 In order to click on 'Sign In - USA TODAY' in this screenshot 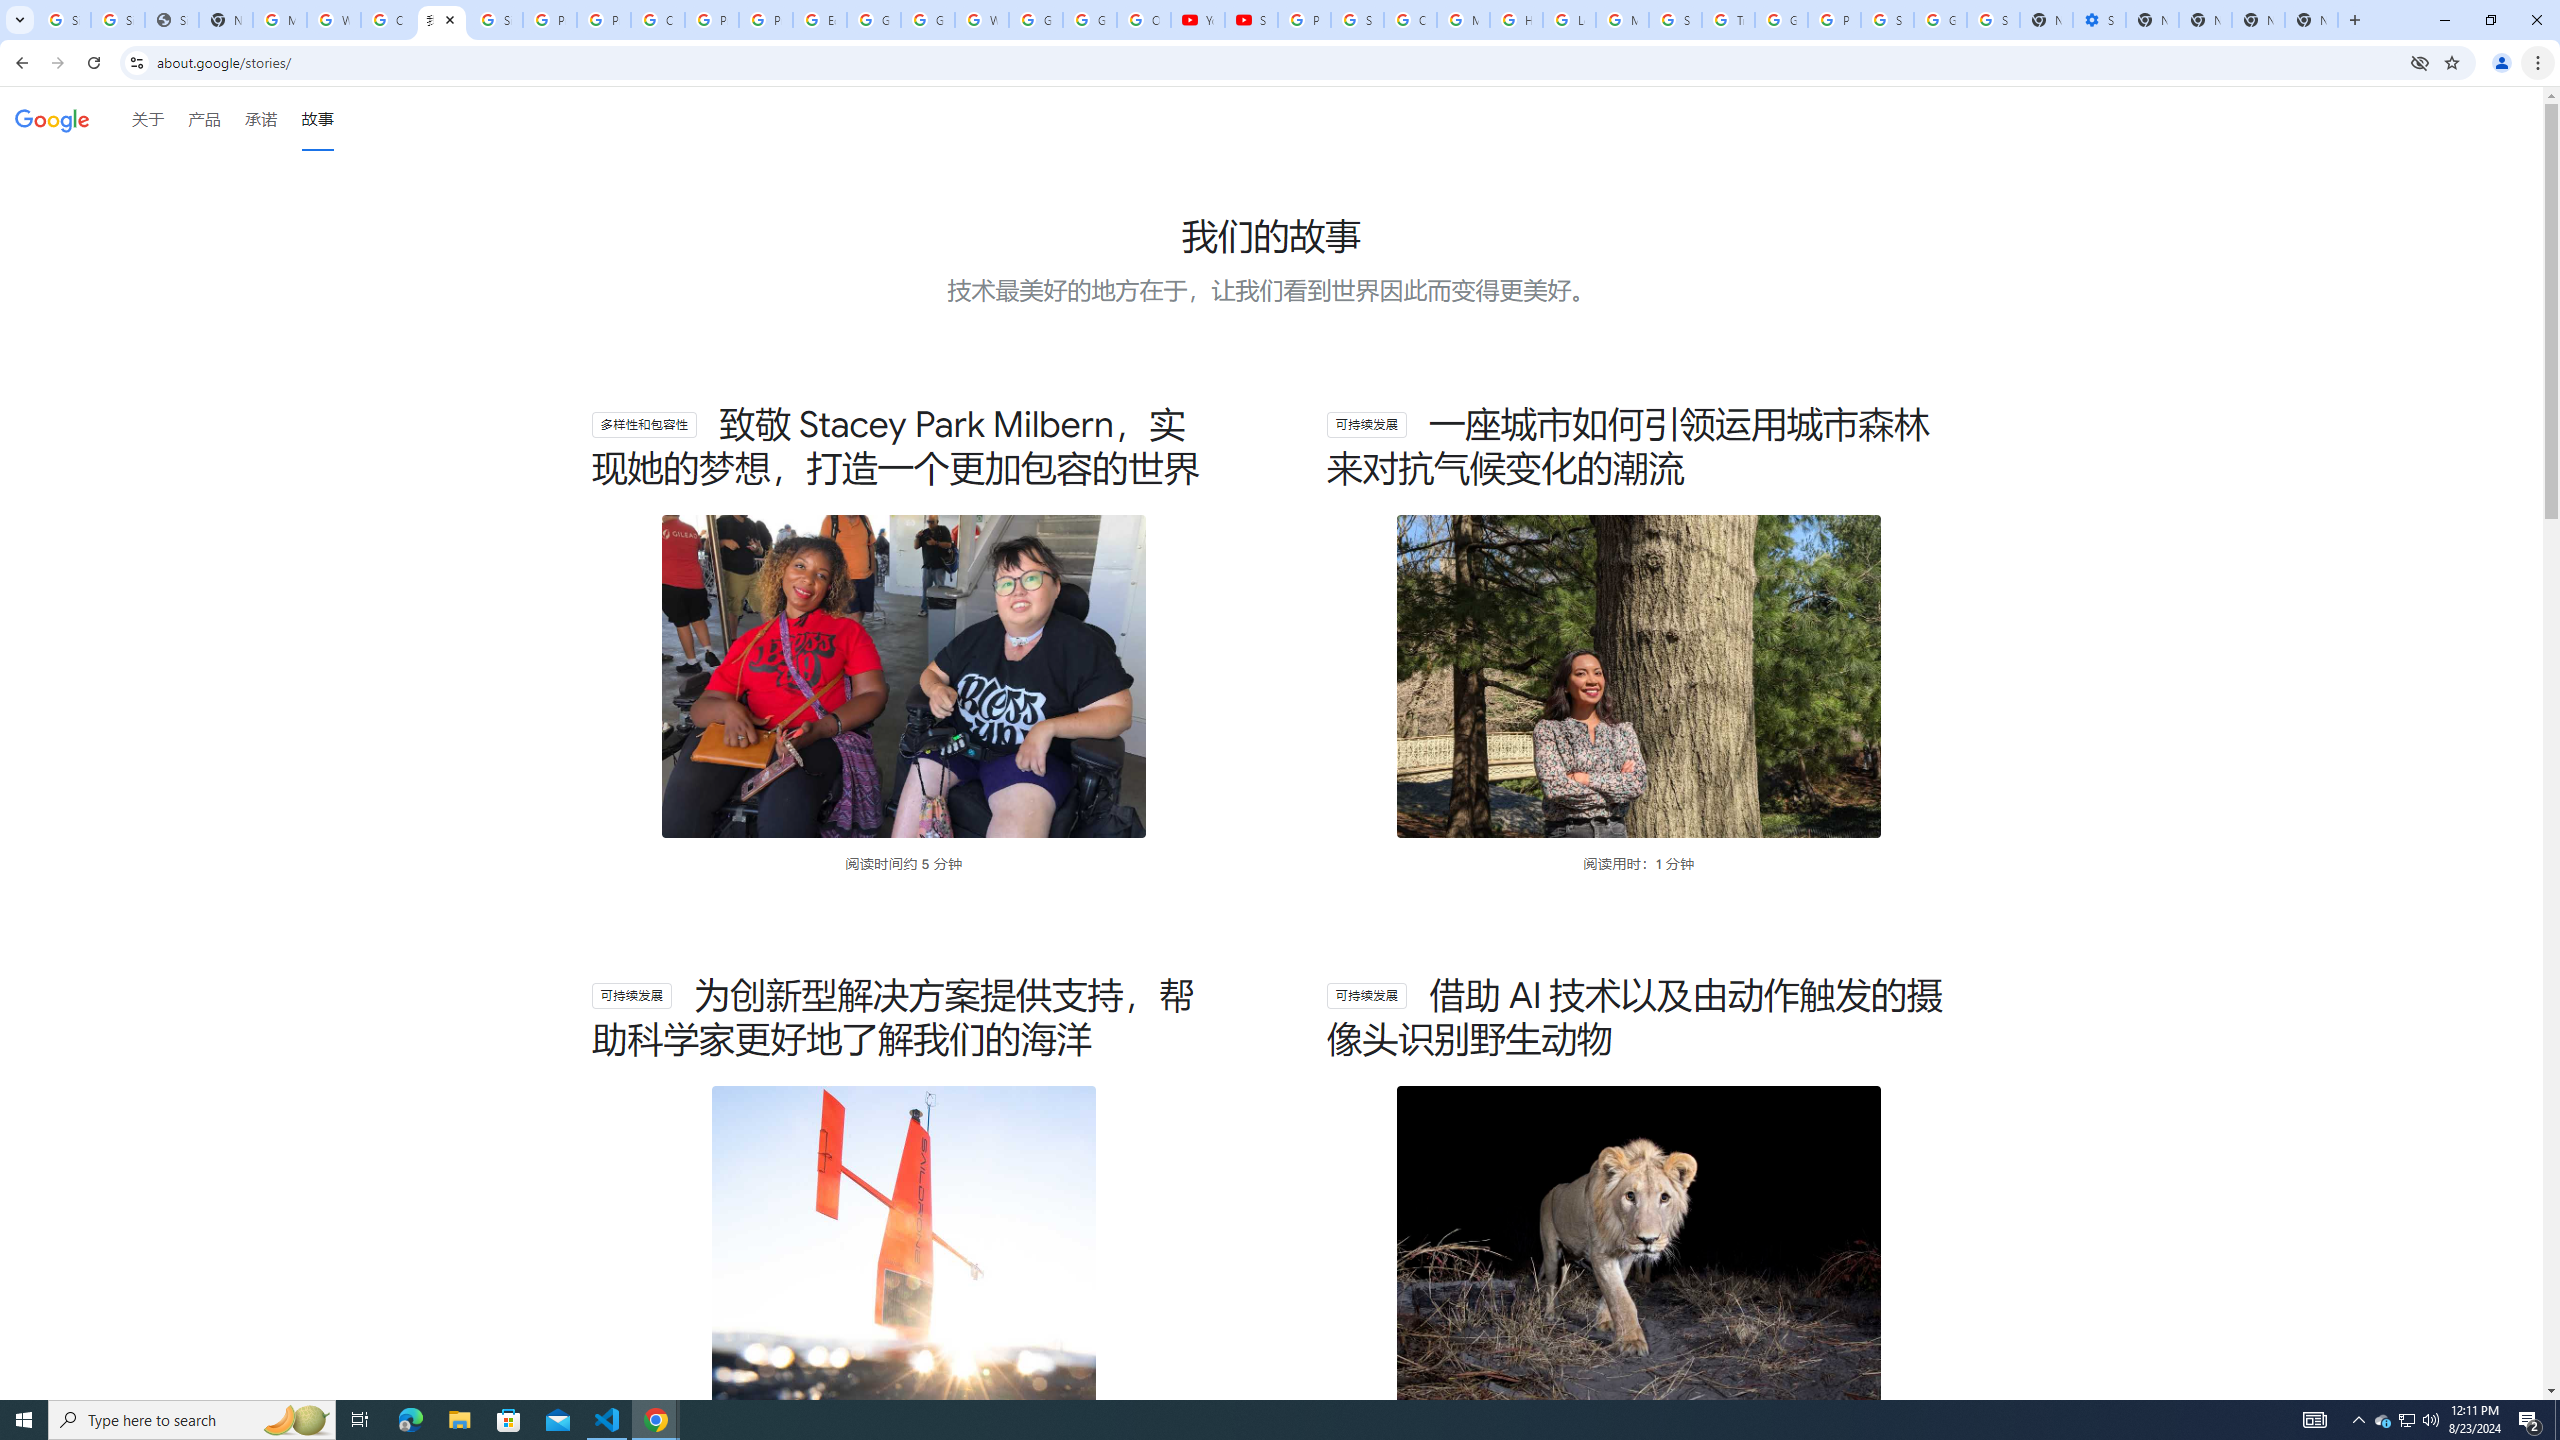, I will do `click(171, 19)`.